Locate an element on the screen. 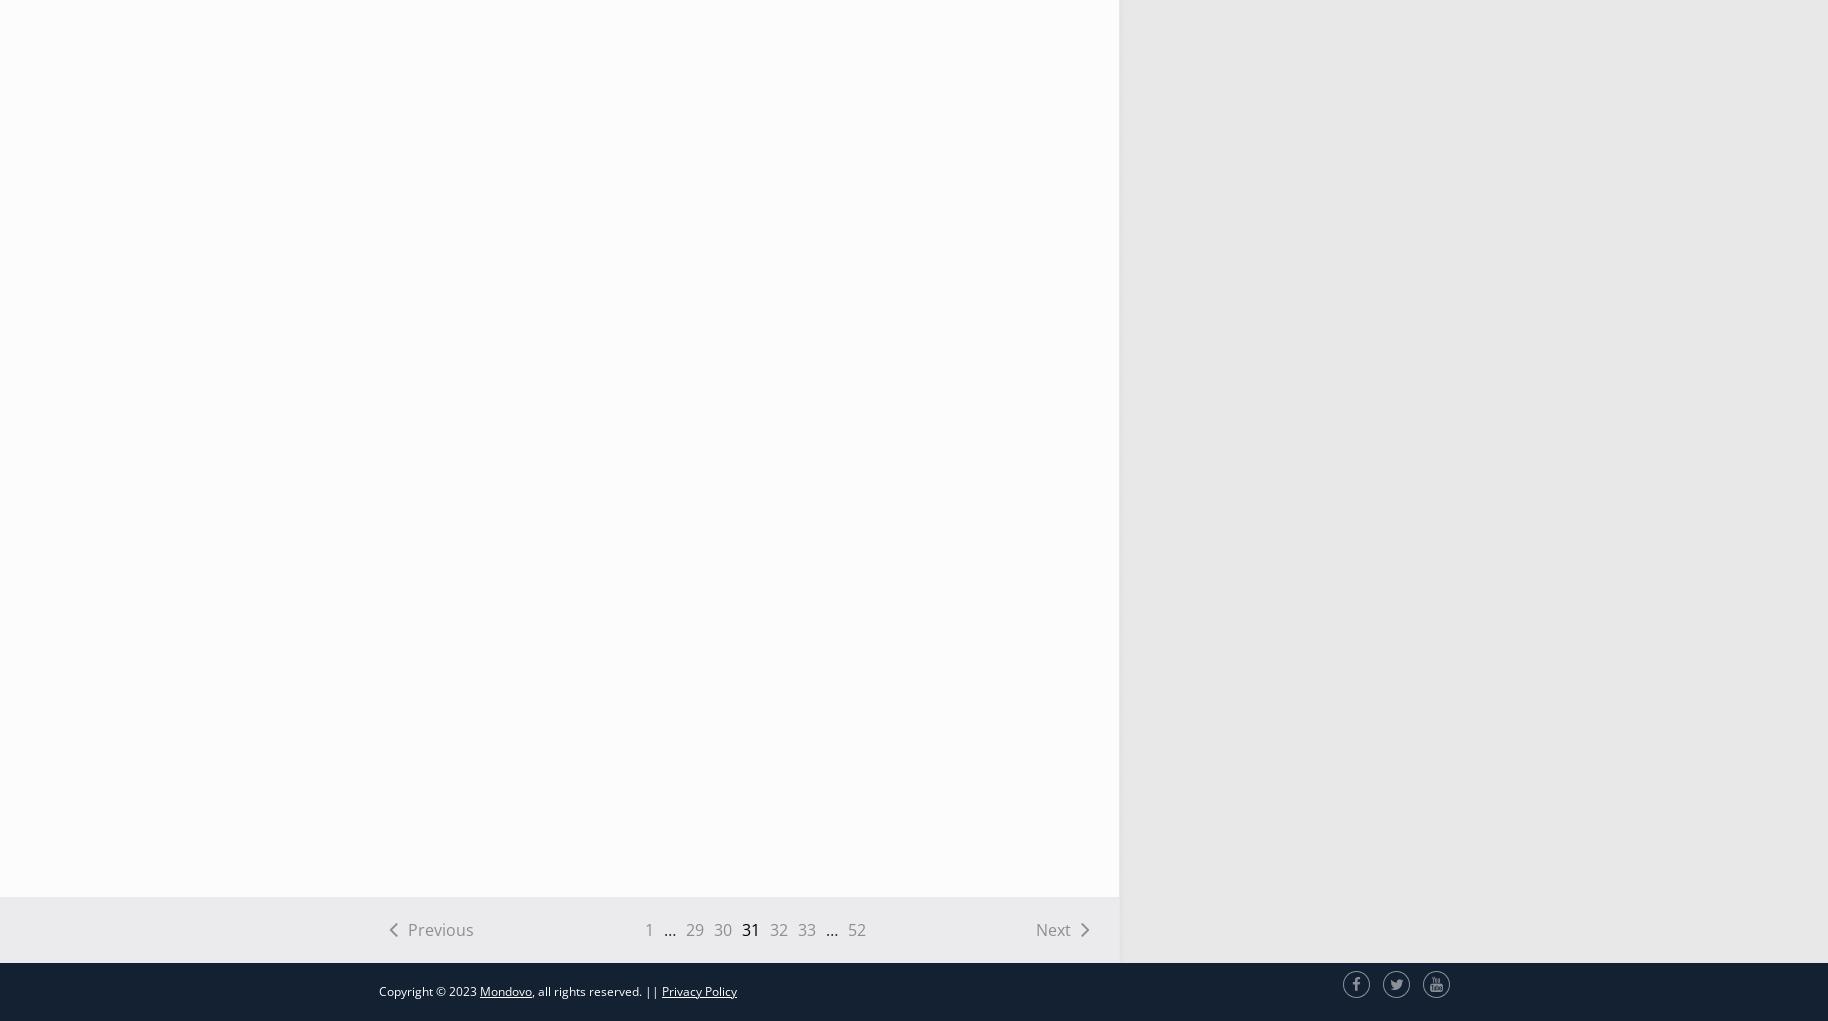 This screenshot has width=1828, height=1021. 'Next' is located at coordinates (1053, 929).